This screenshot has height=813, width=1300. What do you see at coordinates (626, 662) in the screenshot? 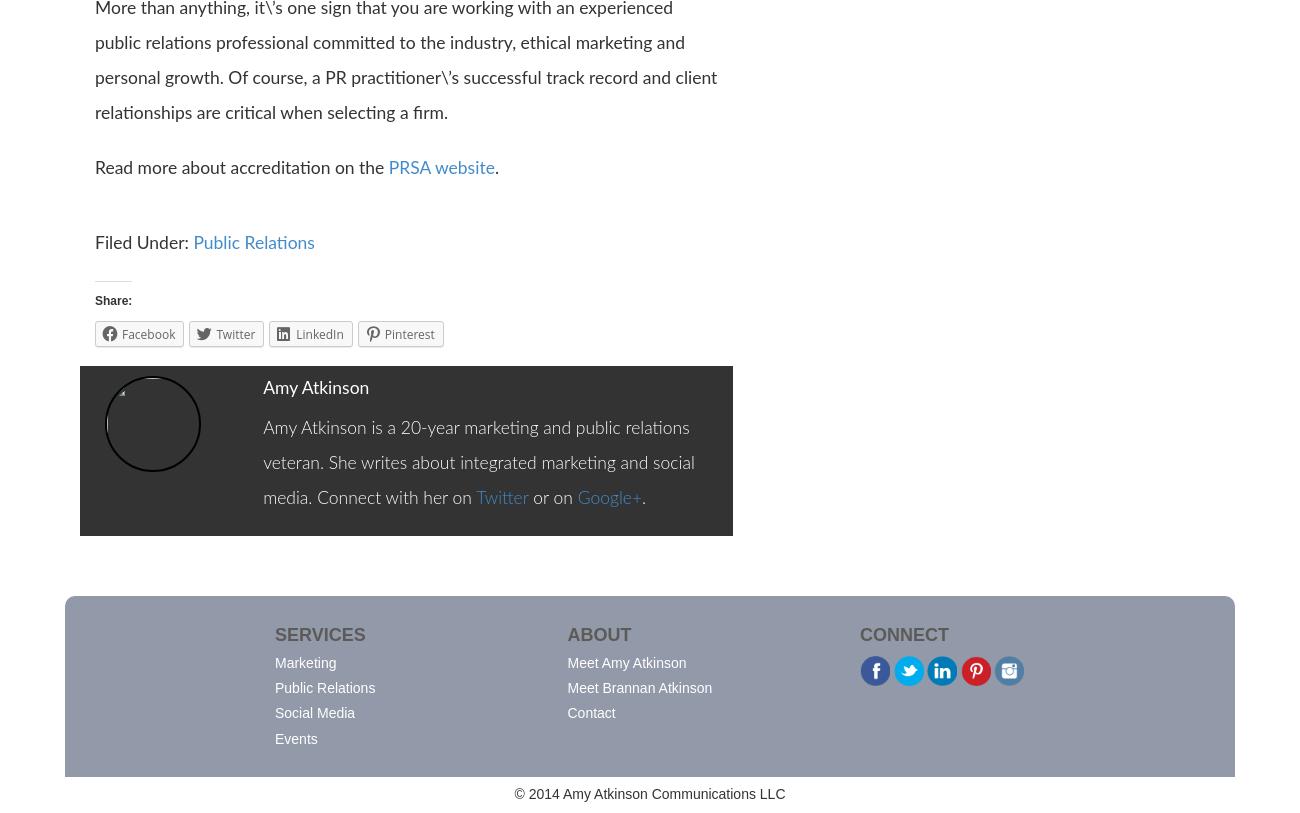
I see `'Meet Amy Atkinson'` at bounding box center [626, 662].